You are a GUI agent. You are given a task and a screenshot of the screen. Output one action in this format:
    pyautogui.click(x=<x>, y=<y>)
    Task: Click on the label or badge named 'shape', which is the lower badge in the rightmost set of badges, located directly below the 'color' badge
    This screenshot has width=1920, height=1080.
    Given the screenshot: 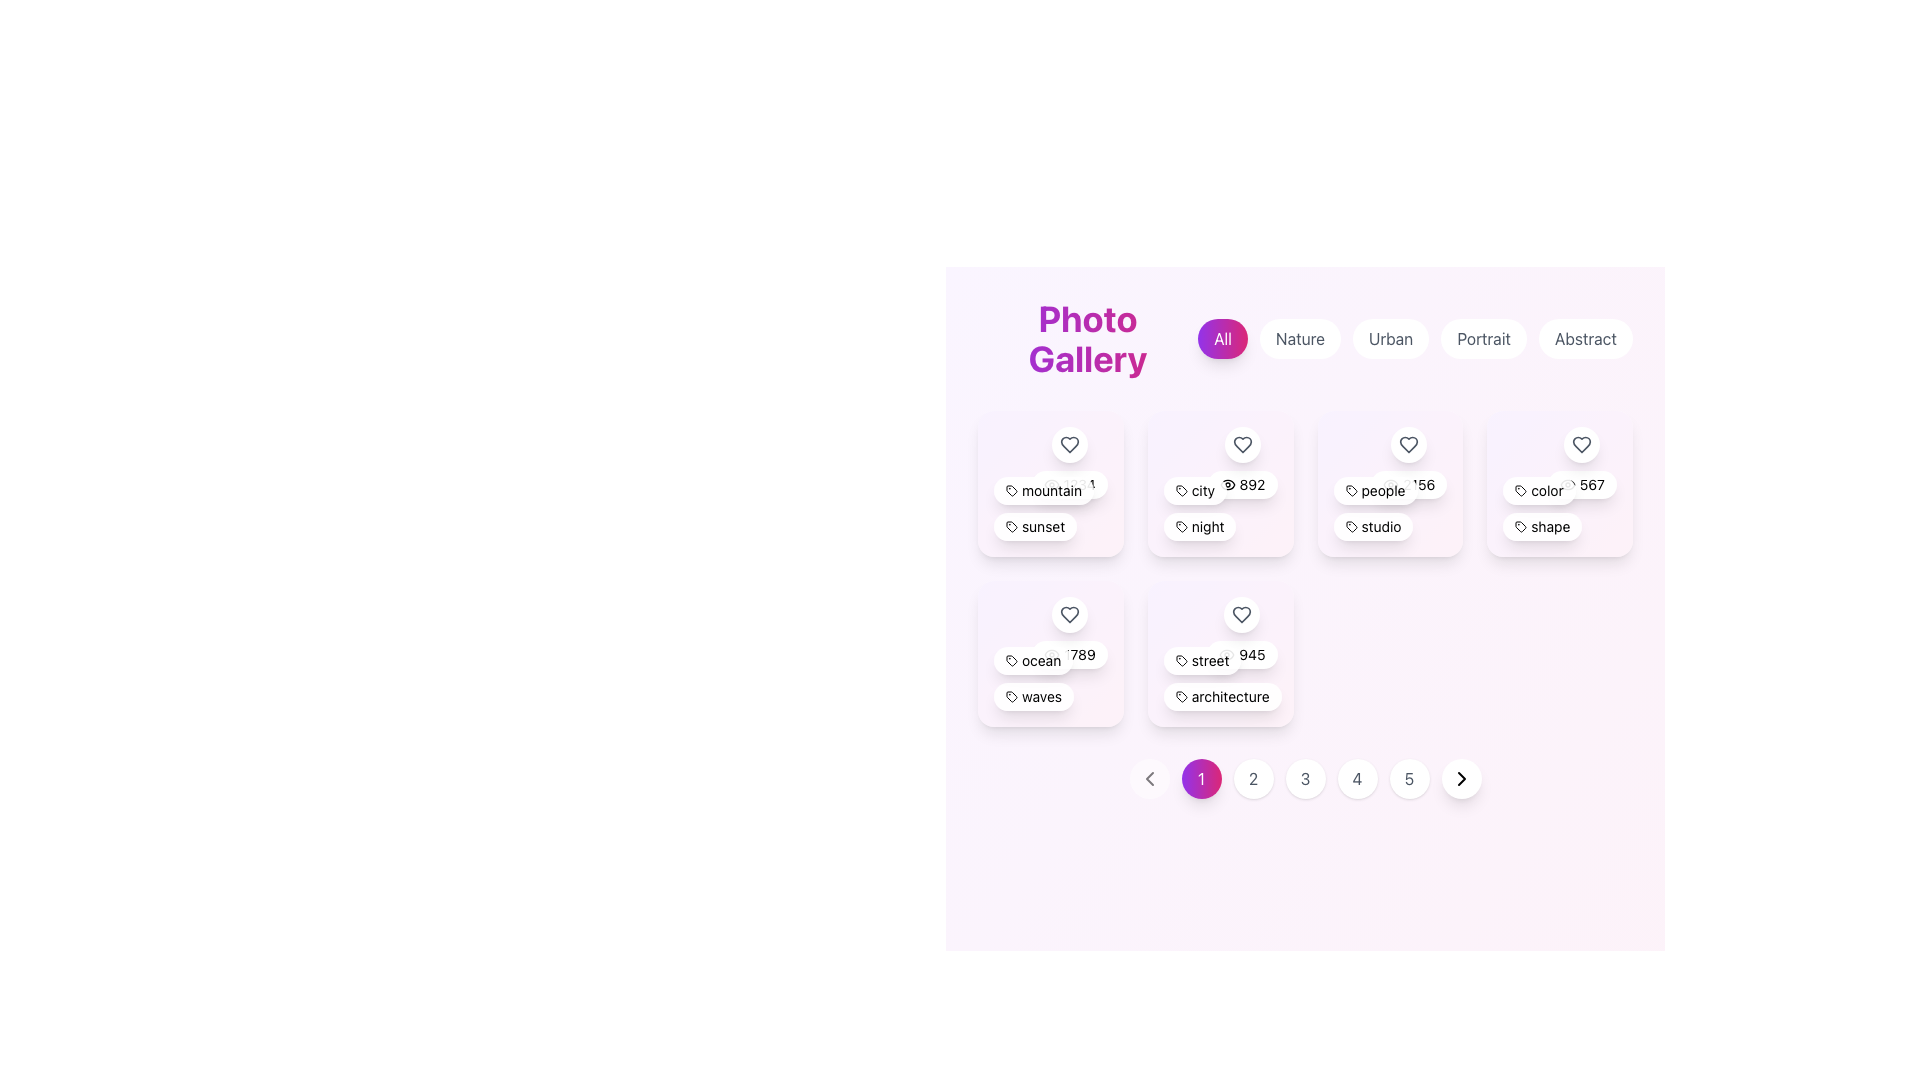 What is the action you would take?
    pyautogui.click(x=1541, y=525)
    